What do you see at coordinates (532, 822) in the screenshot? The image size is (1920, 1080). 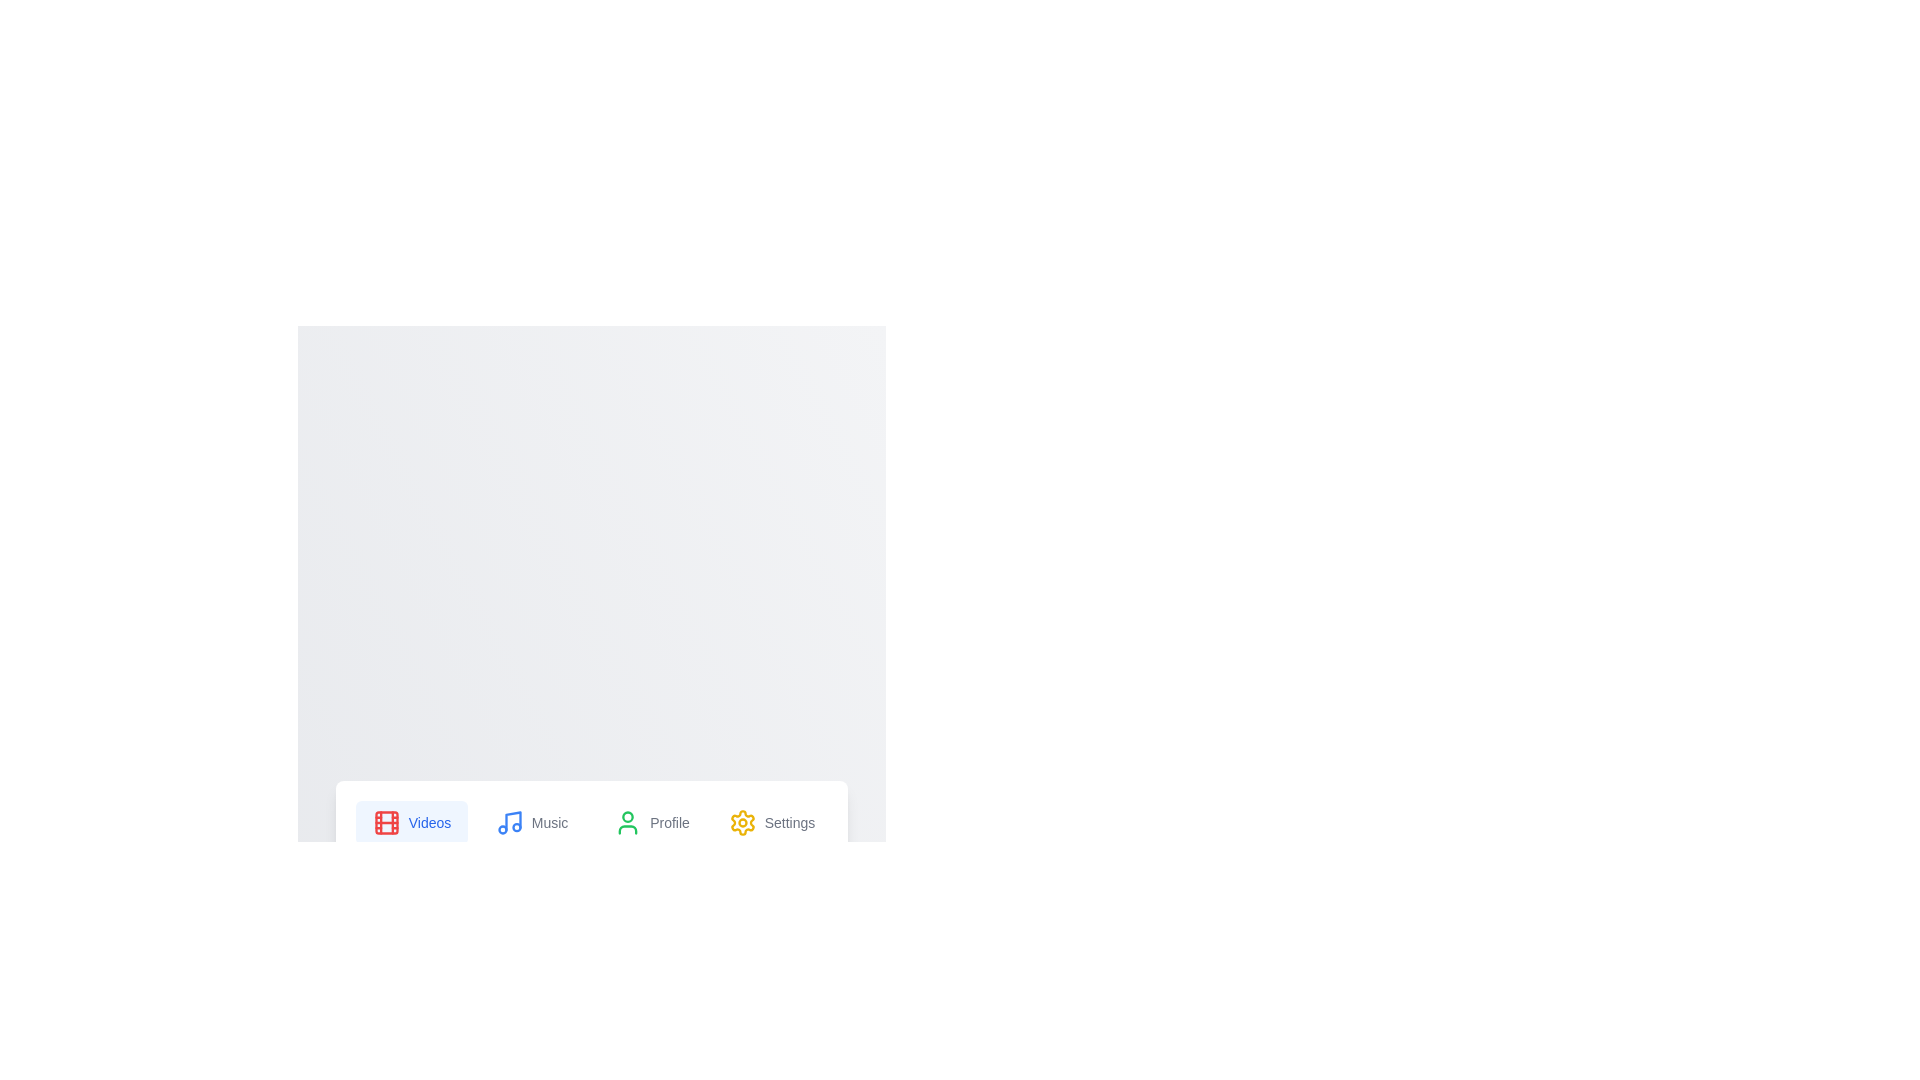 I see `the Music tab to switch its content` at bounding box center [532, 822].